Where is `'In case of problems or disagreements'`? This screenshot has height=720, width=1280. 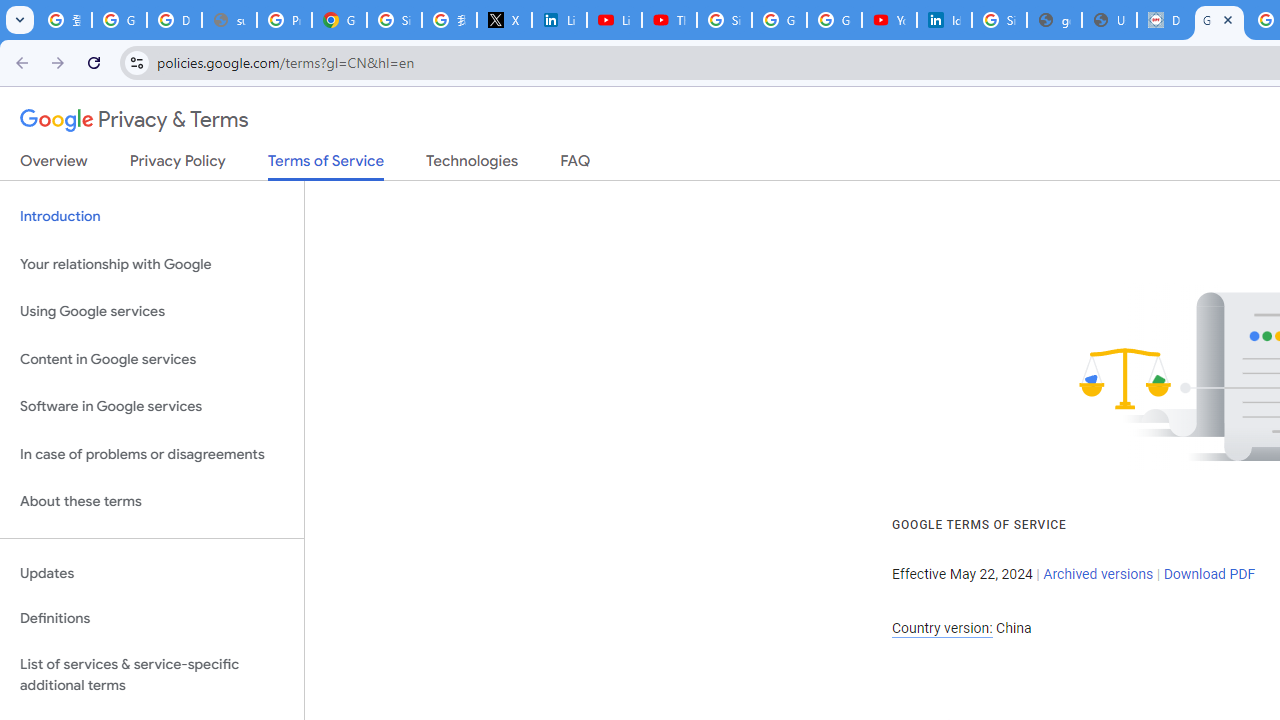 'In case of problems or disagreements' is located at coordinates (151, 454).